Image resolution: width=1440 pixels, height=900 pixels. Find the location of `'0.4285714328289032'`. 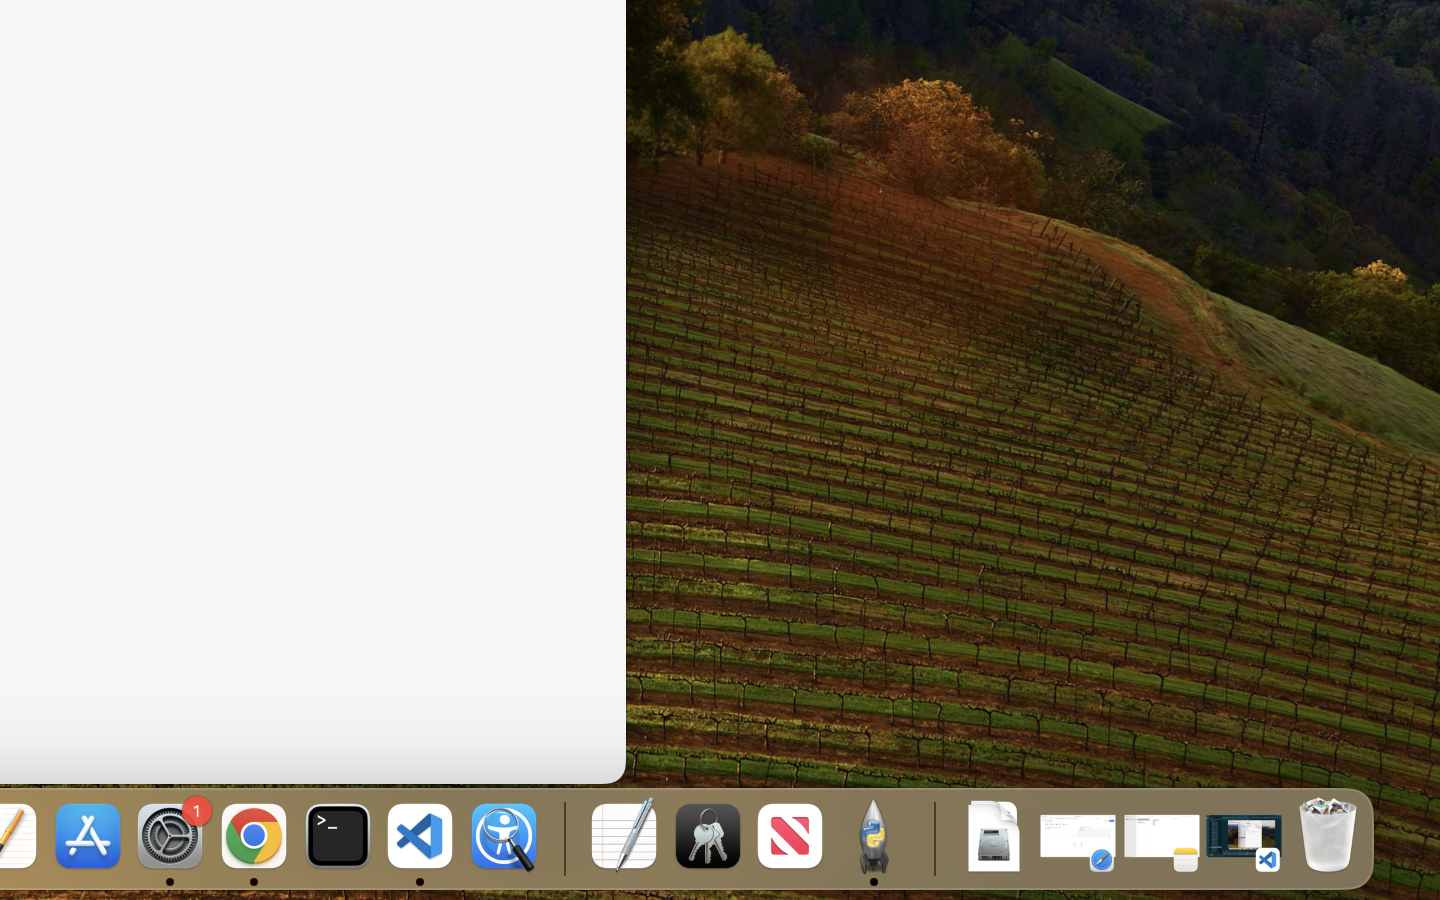

'0.4285714328289032' is located at coordinates (562, 837).